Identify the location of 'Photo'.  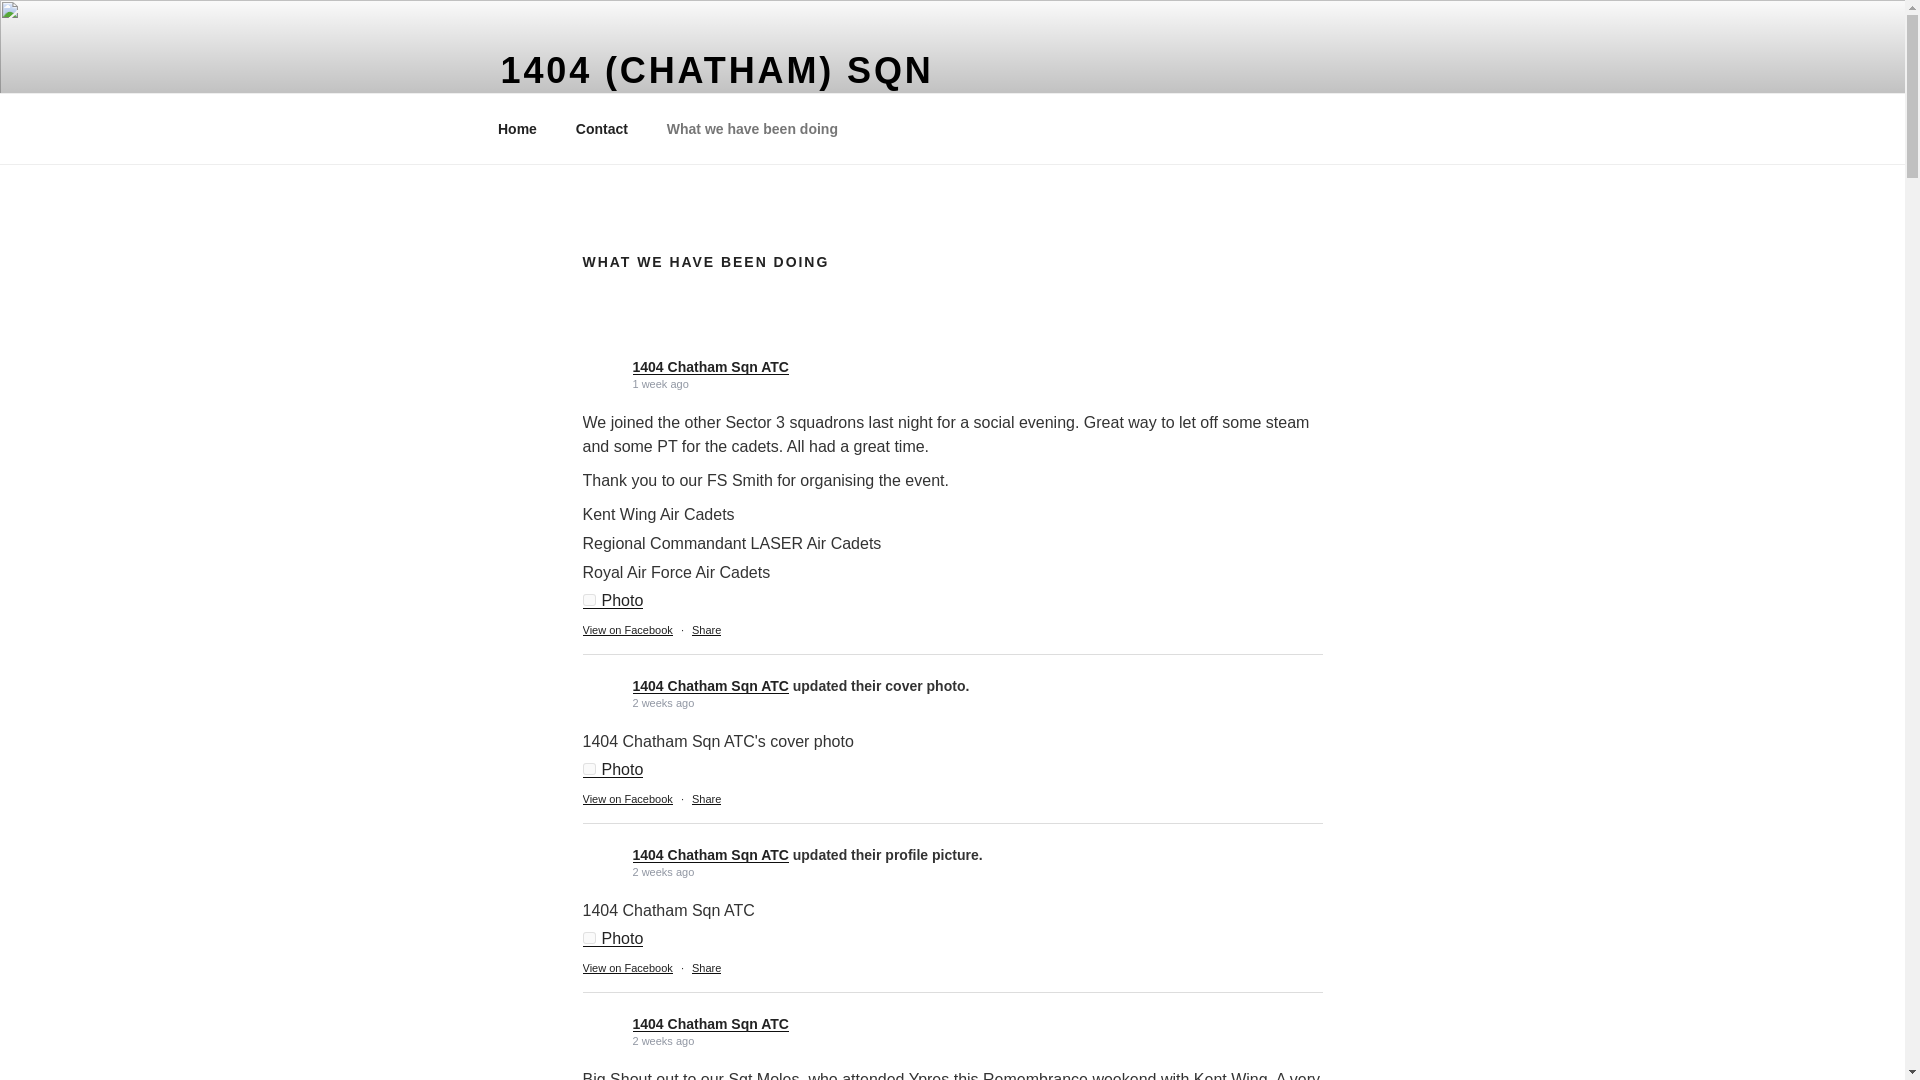
(580, 768).